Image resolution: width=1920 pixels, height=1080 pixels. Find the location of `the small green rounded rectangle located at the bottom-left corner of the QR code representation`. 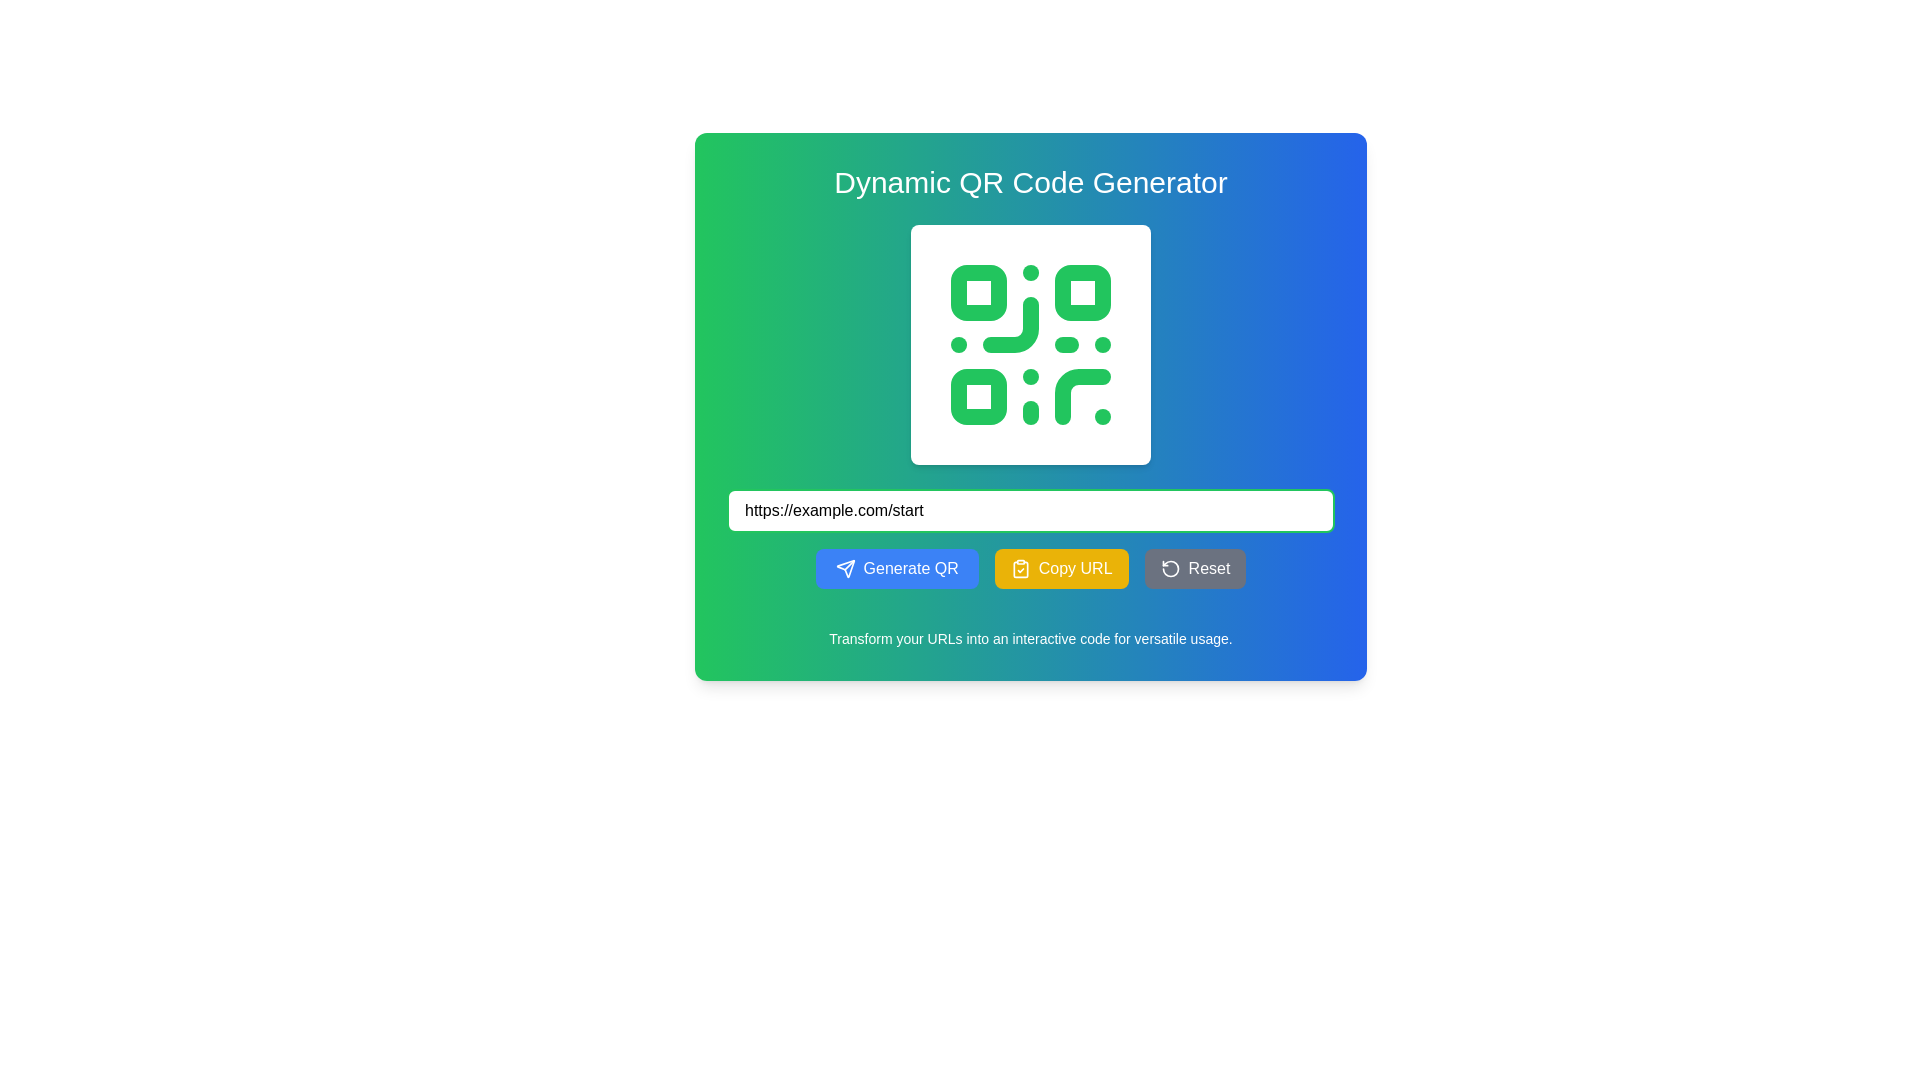

the small green rounded rectangle located at the bottom-left corner of the QR code representation is located at coordinates (979, 397).